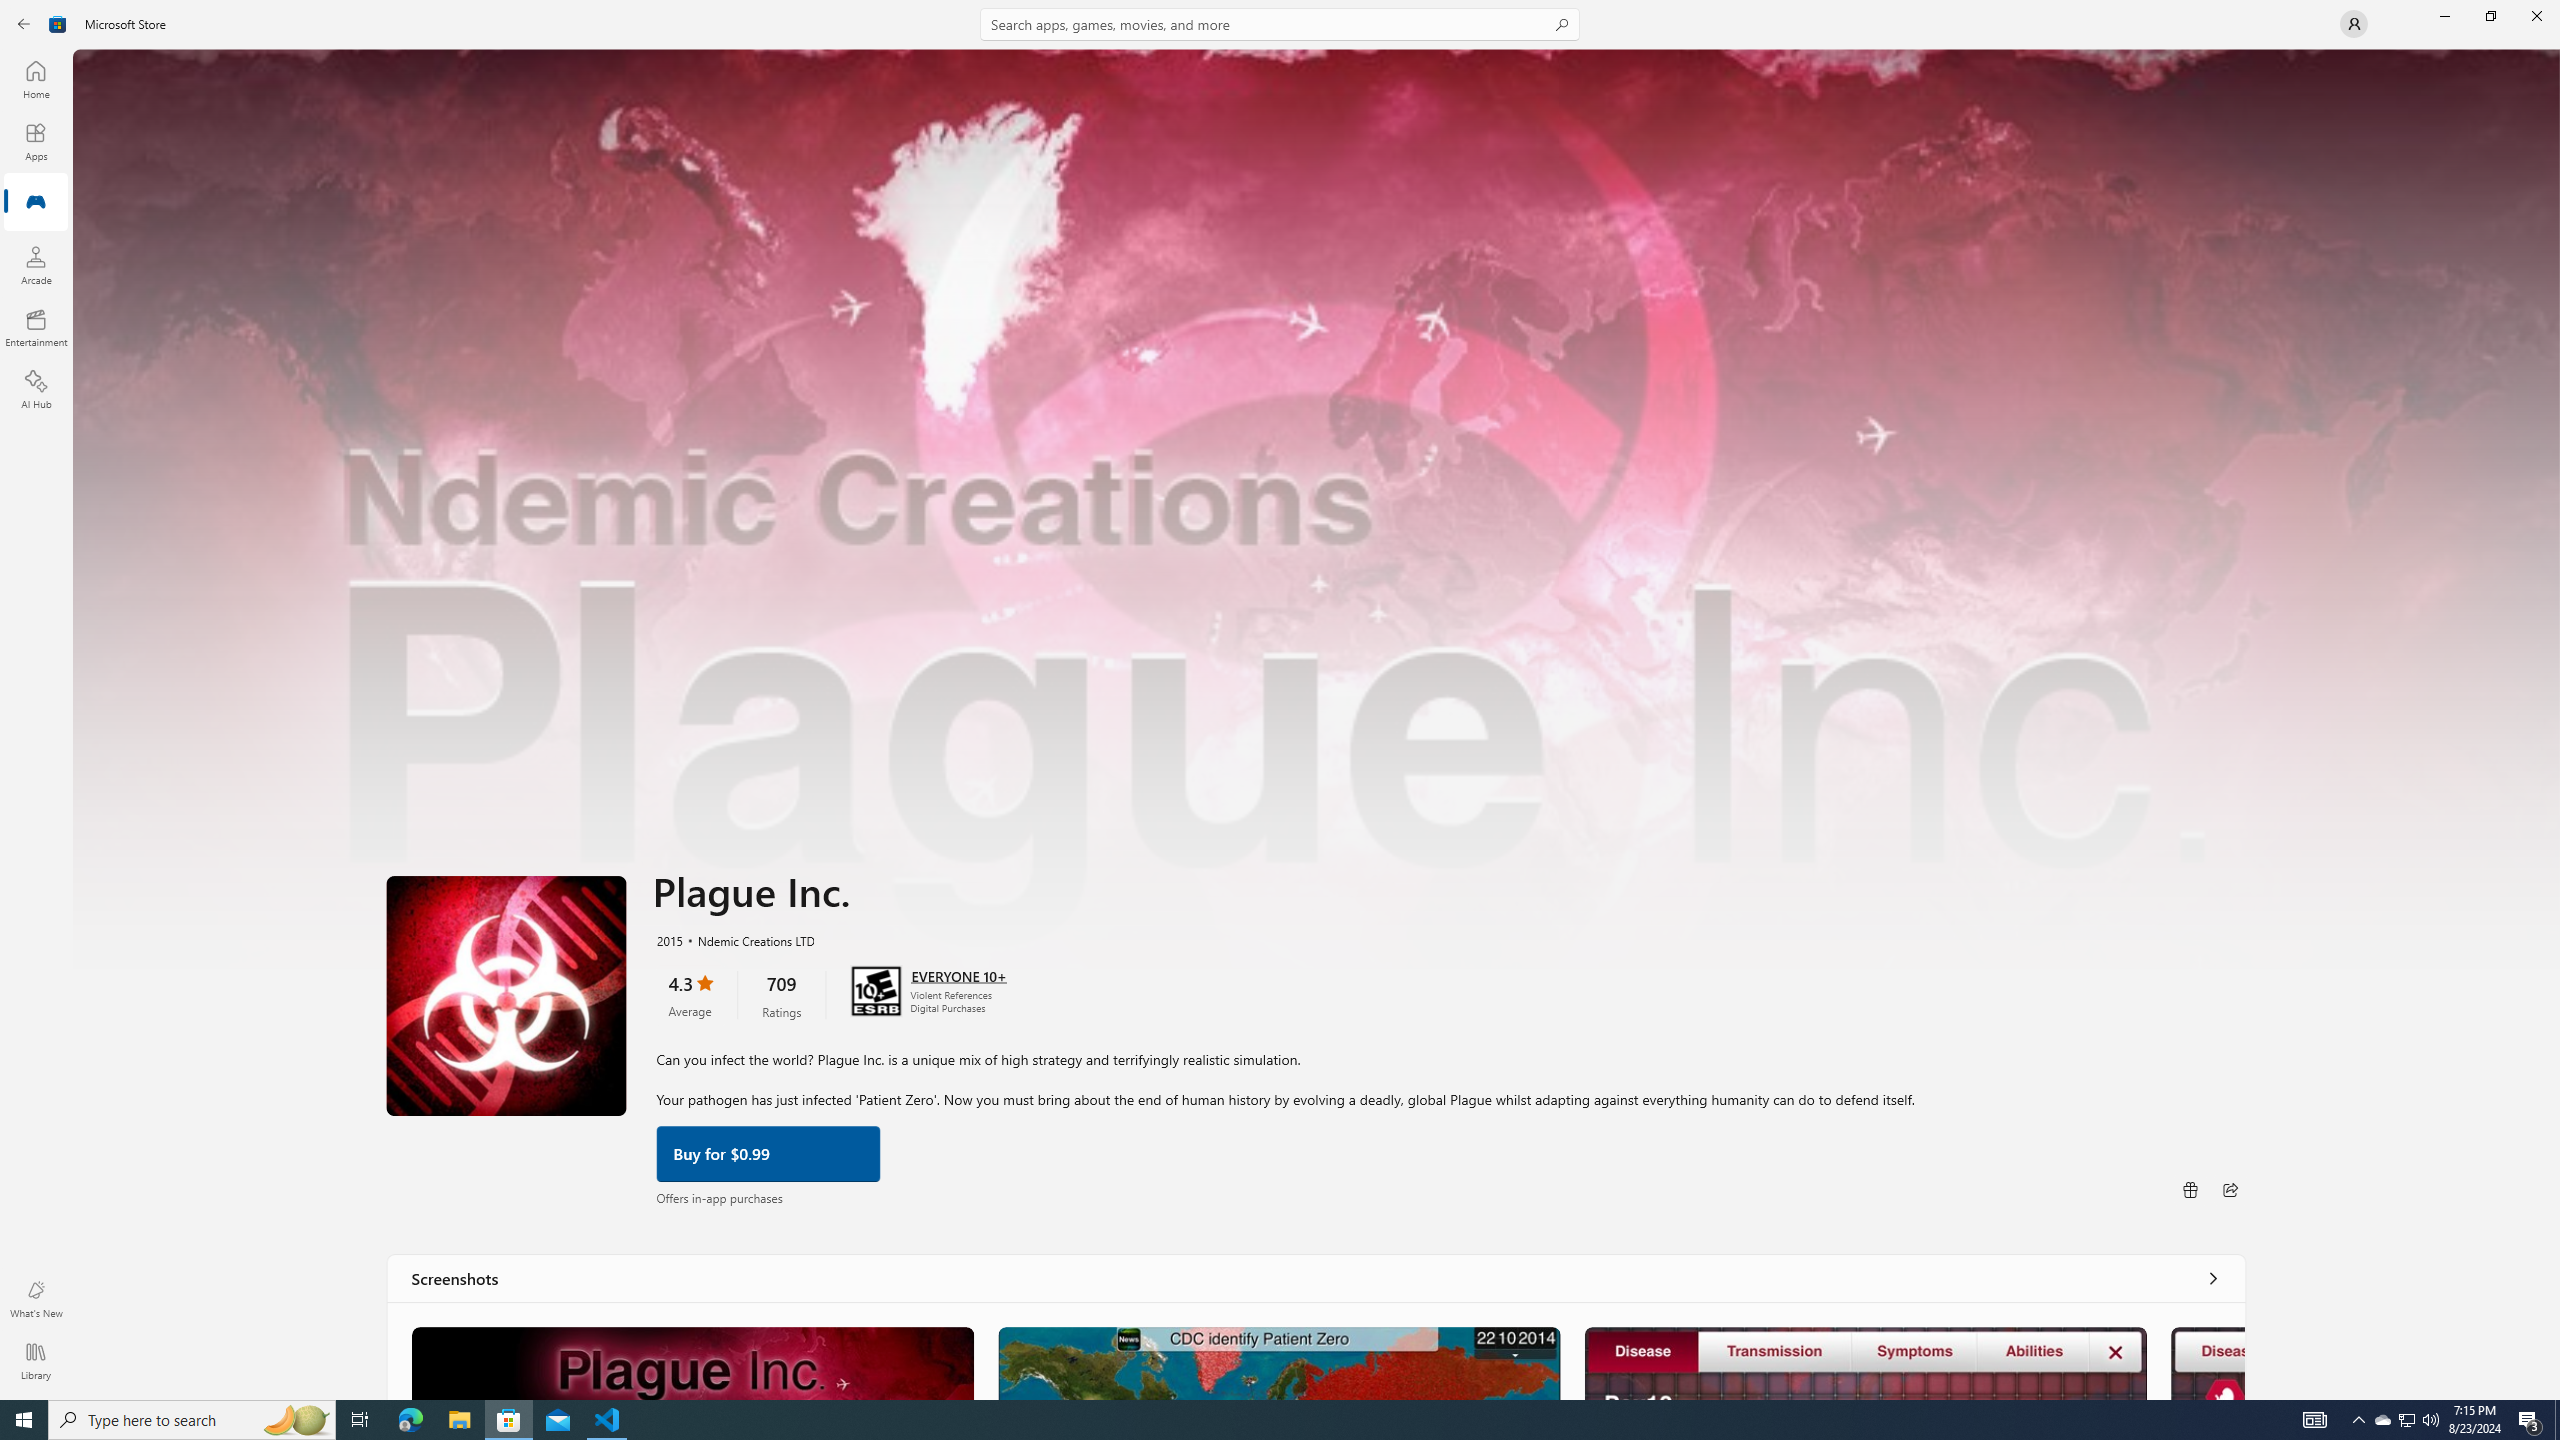 The image size is (2560, 1440). I want to click on 'Buy as gift', so click(2189, 1188).